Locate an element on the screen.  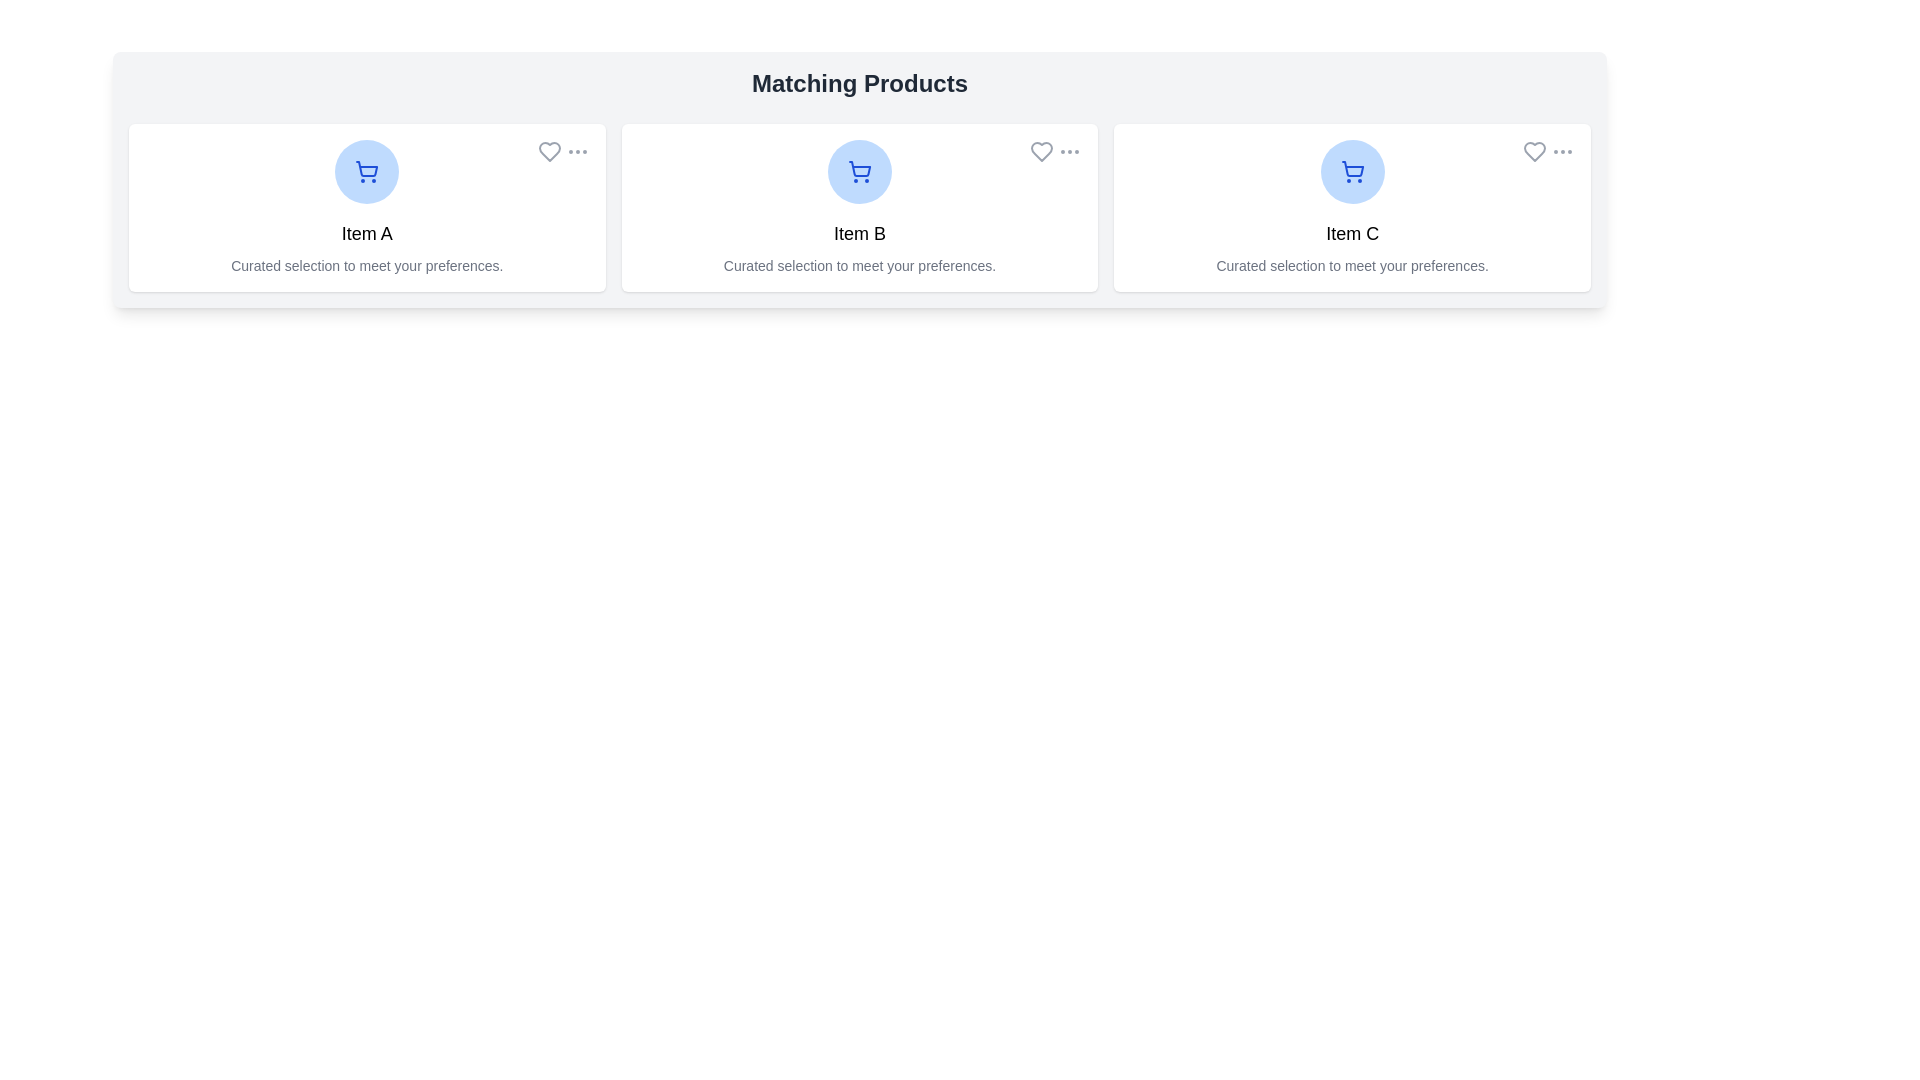
the heart button to favorite the product Item C is located at coordinates (1534, 150).